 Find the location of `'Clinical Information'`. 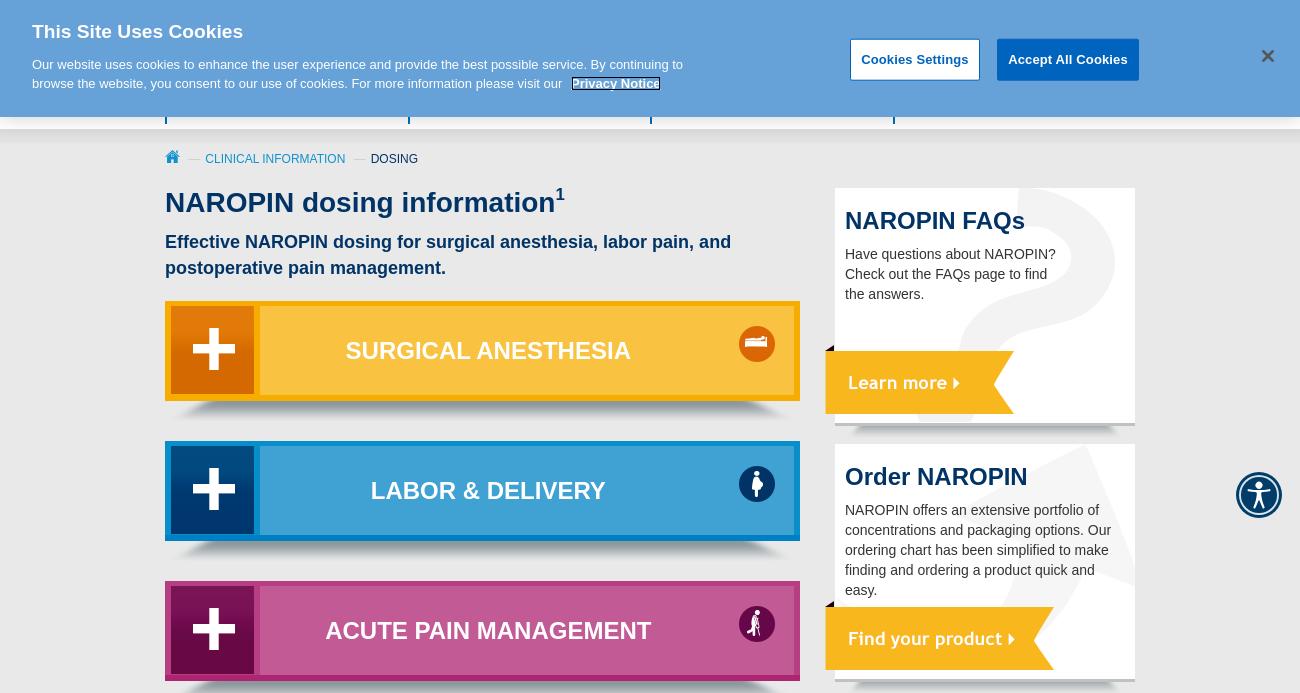

'Clinical Information' is located at coordinates (748, 106).